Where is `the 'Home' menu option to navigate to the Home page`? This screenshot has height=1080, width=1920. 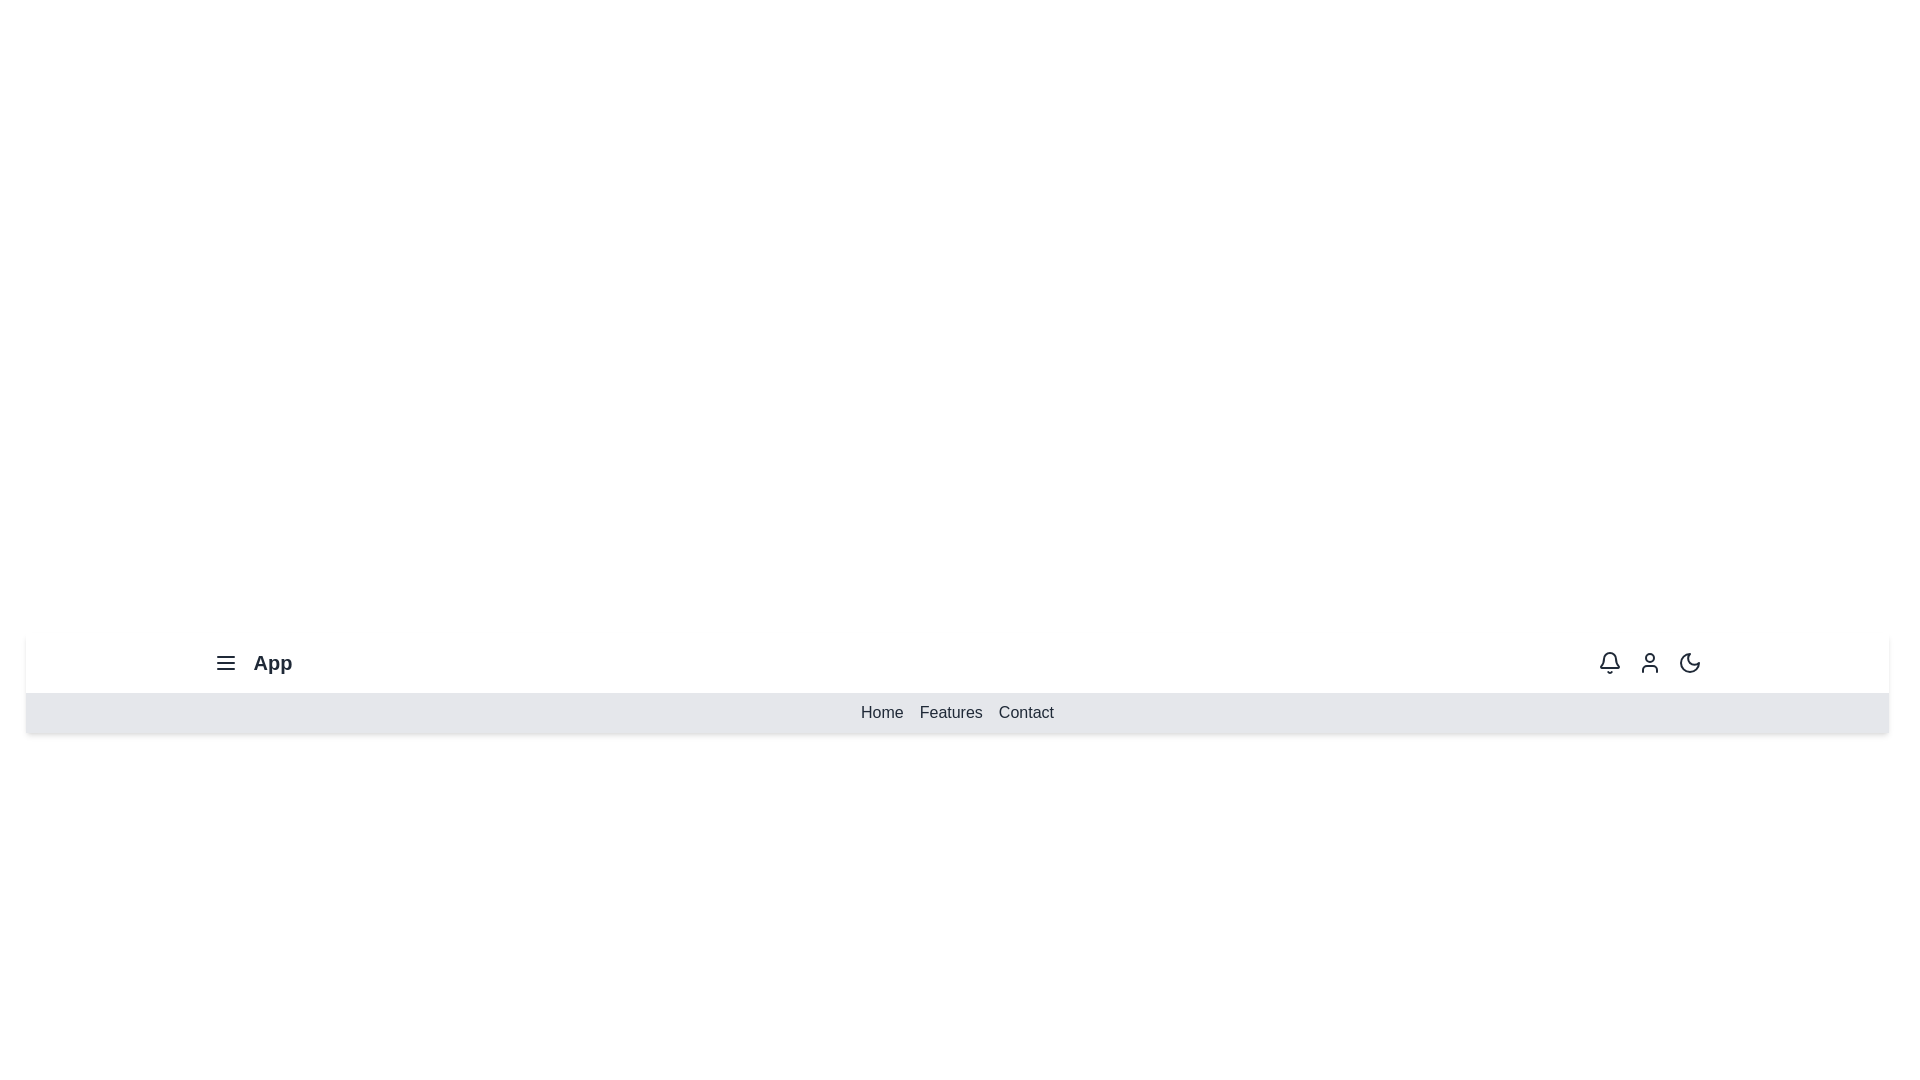 the 'Home' menu option to navigate to the Home page is located at coordinates (881, 711).